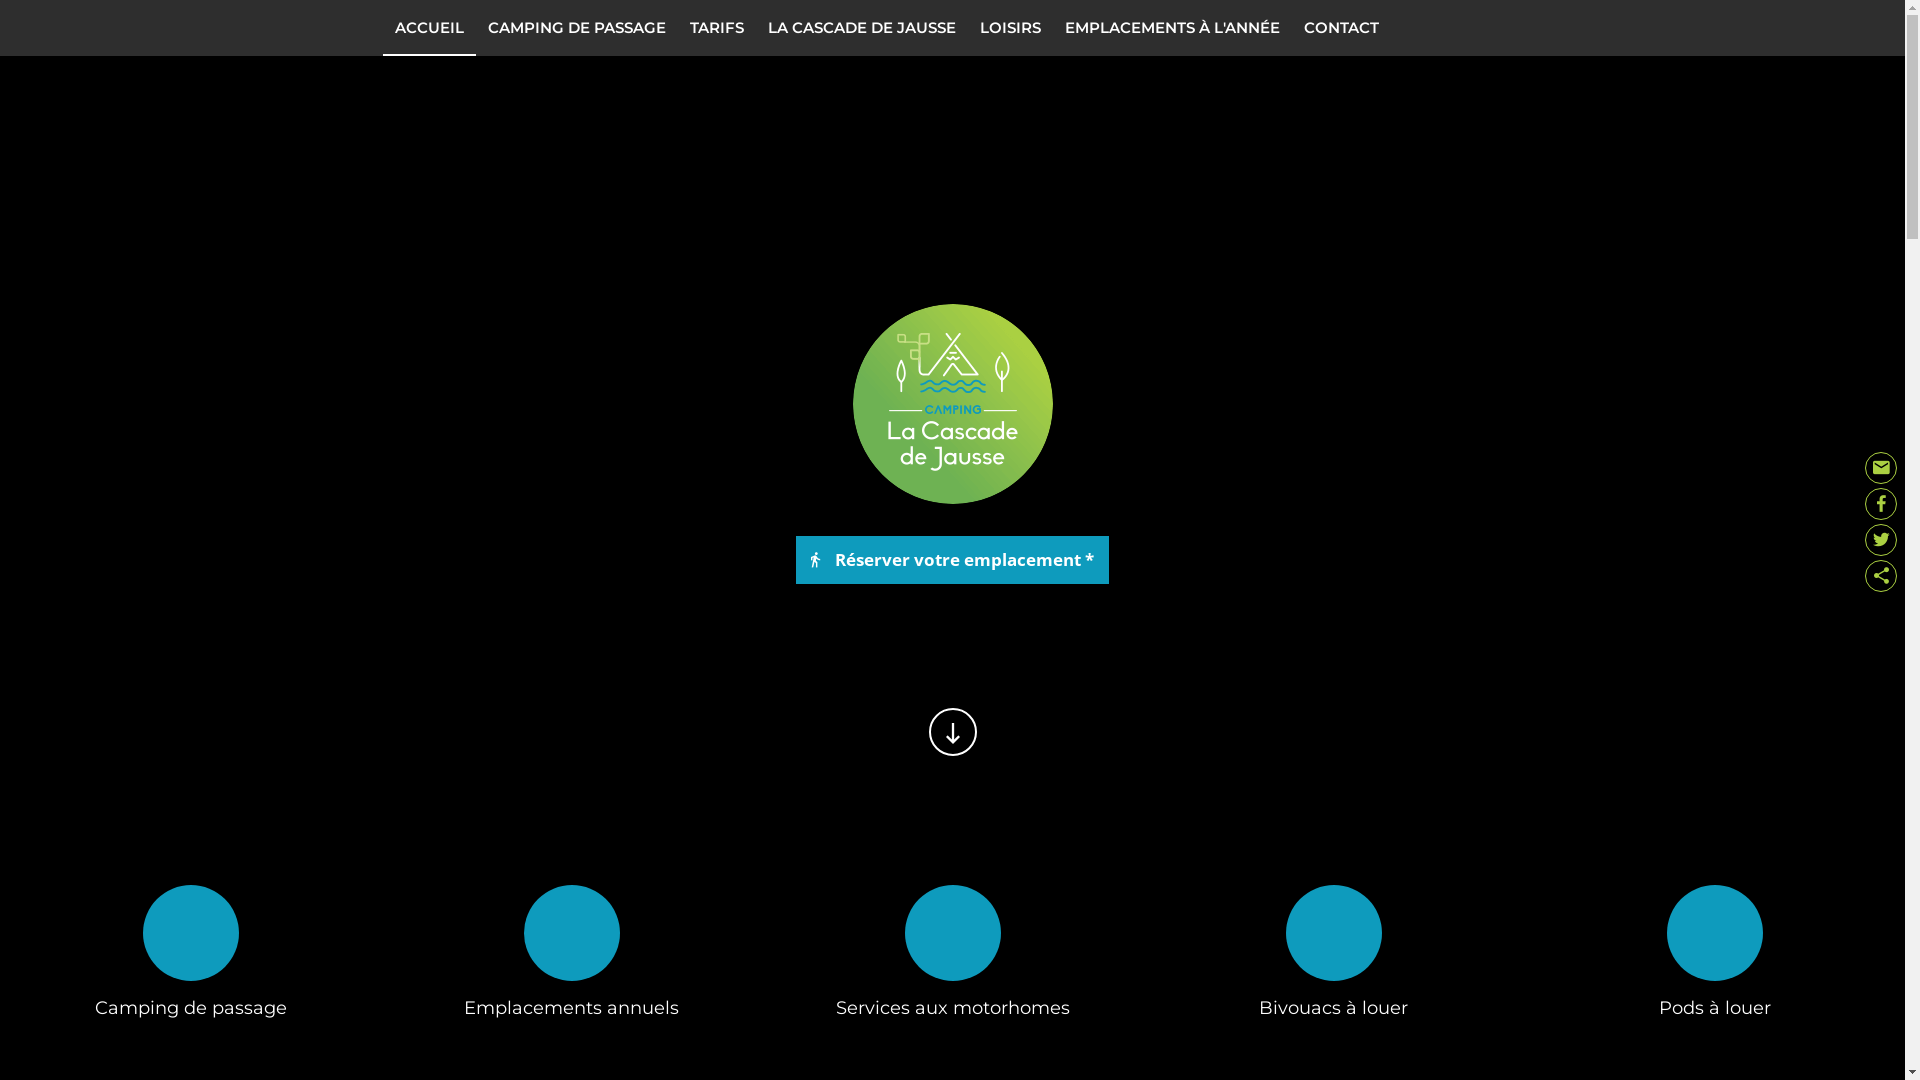  What do you see at coordinates (1010, 27) in the screenshot?
I see `'LOISIRS'` at bounding box center [1010, 27].